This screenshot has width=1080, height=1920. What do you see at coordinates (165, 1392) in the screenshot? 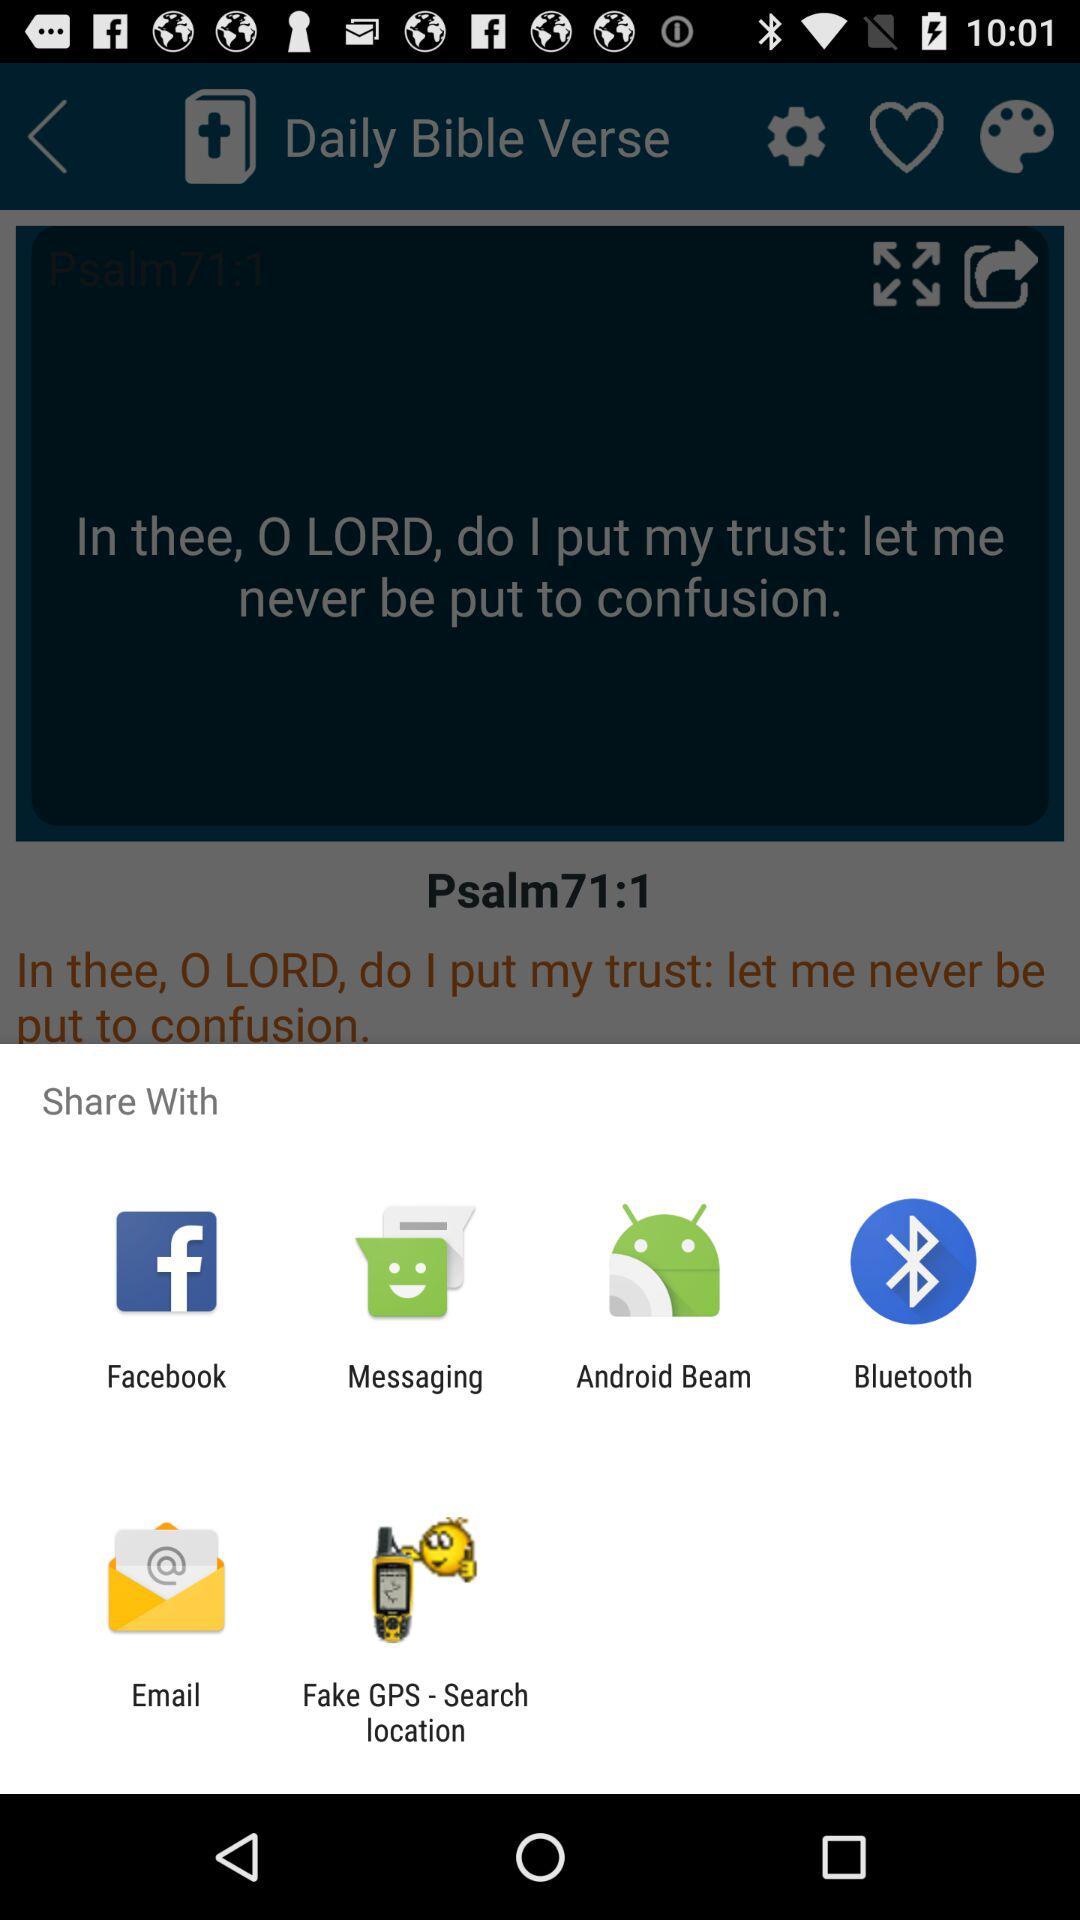
I see `facebook item` at bounding box center [165, 1392].